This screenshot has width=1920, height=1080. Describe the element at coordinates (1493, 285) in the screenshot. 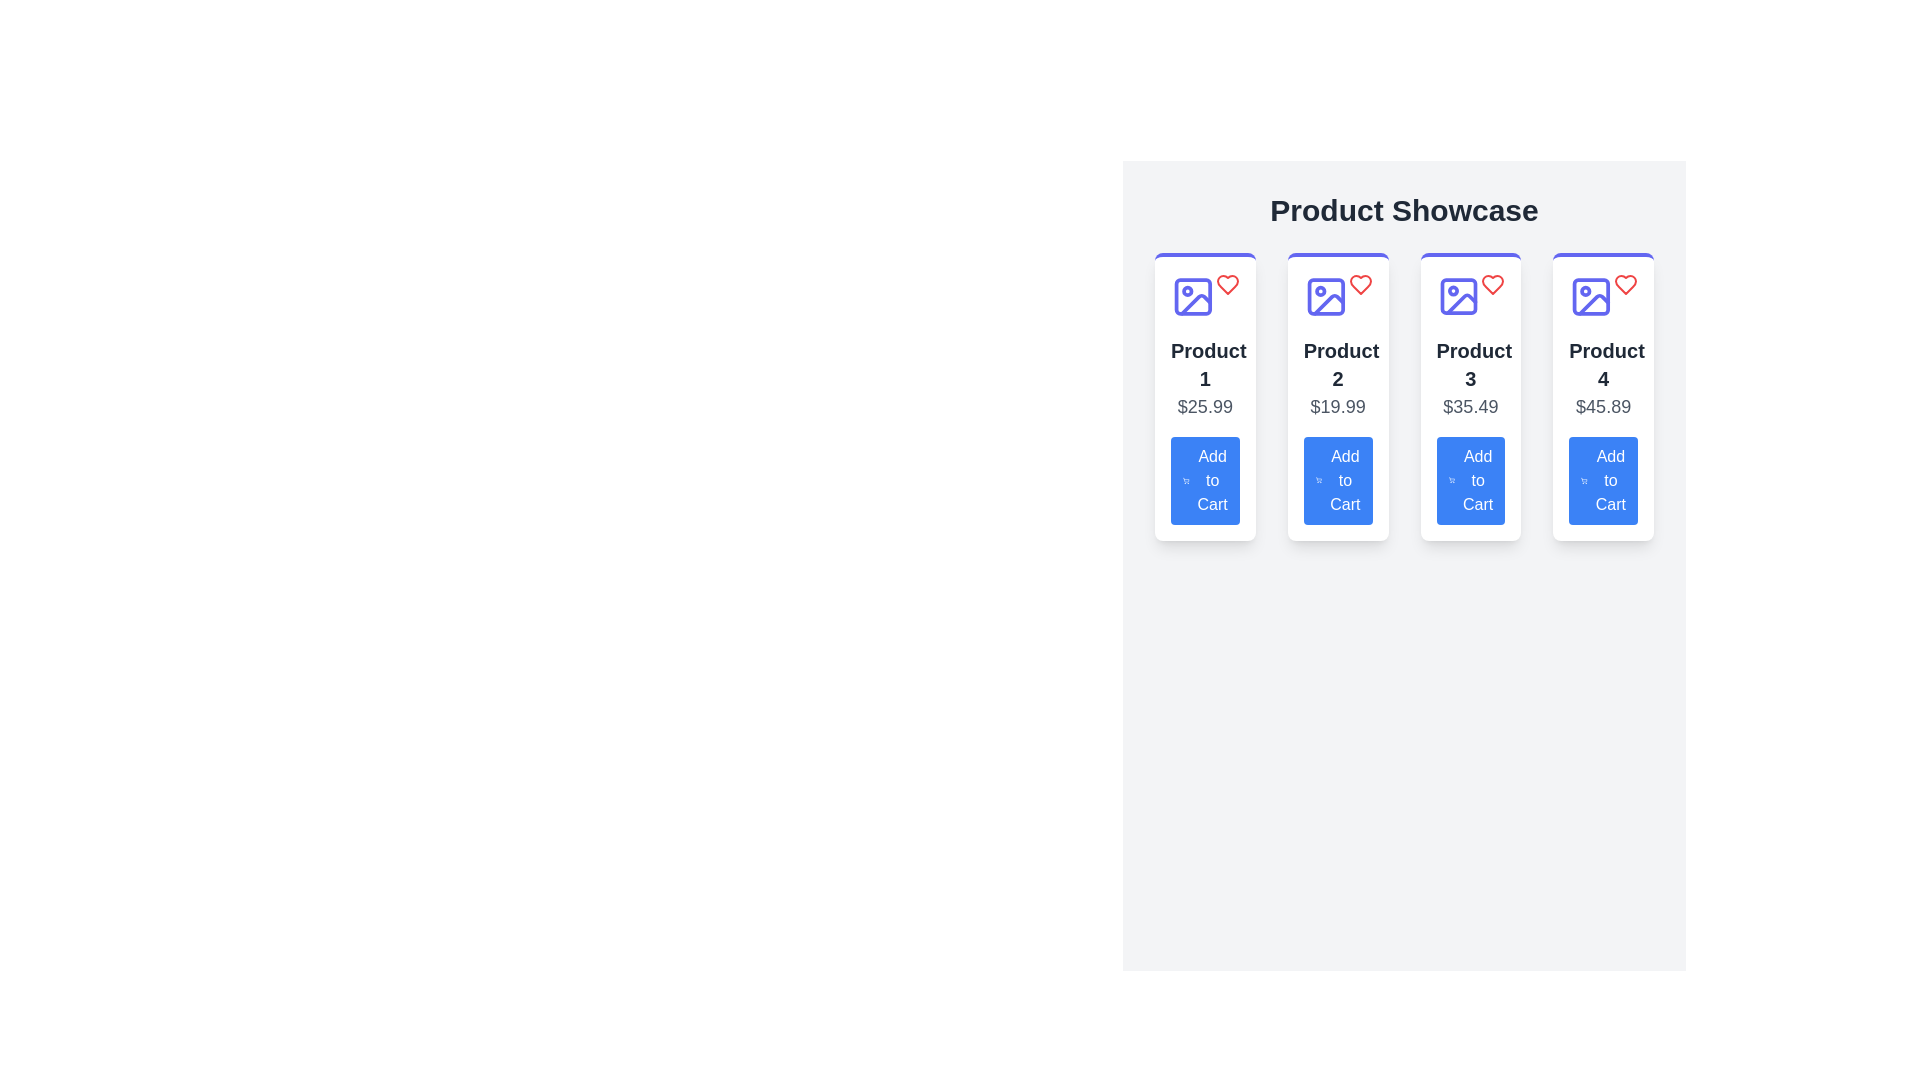

I see `the red heart icon located in the top-right corner of the third product card` at that location.